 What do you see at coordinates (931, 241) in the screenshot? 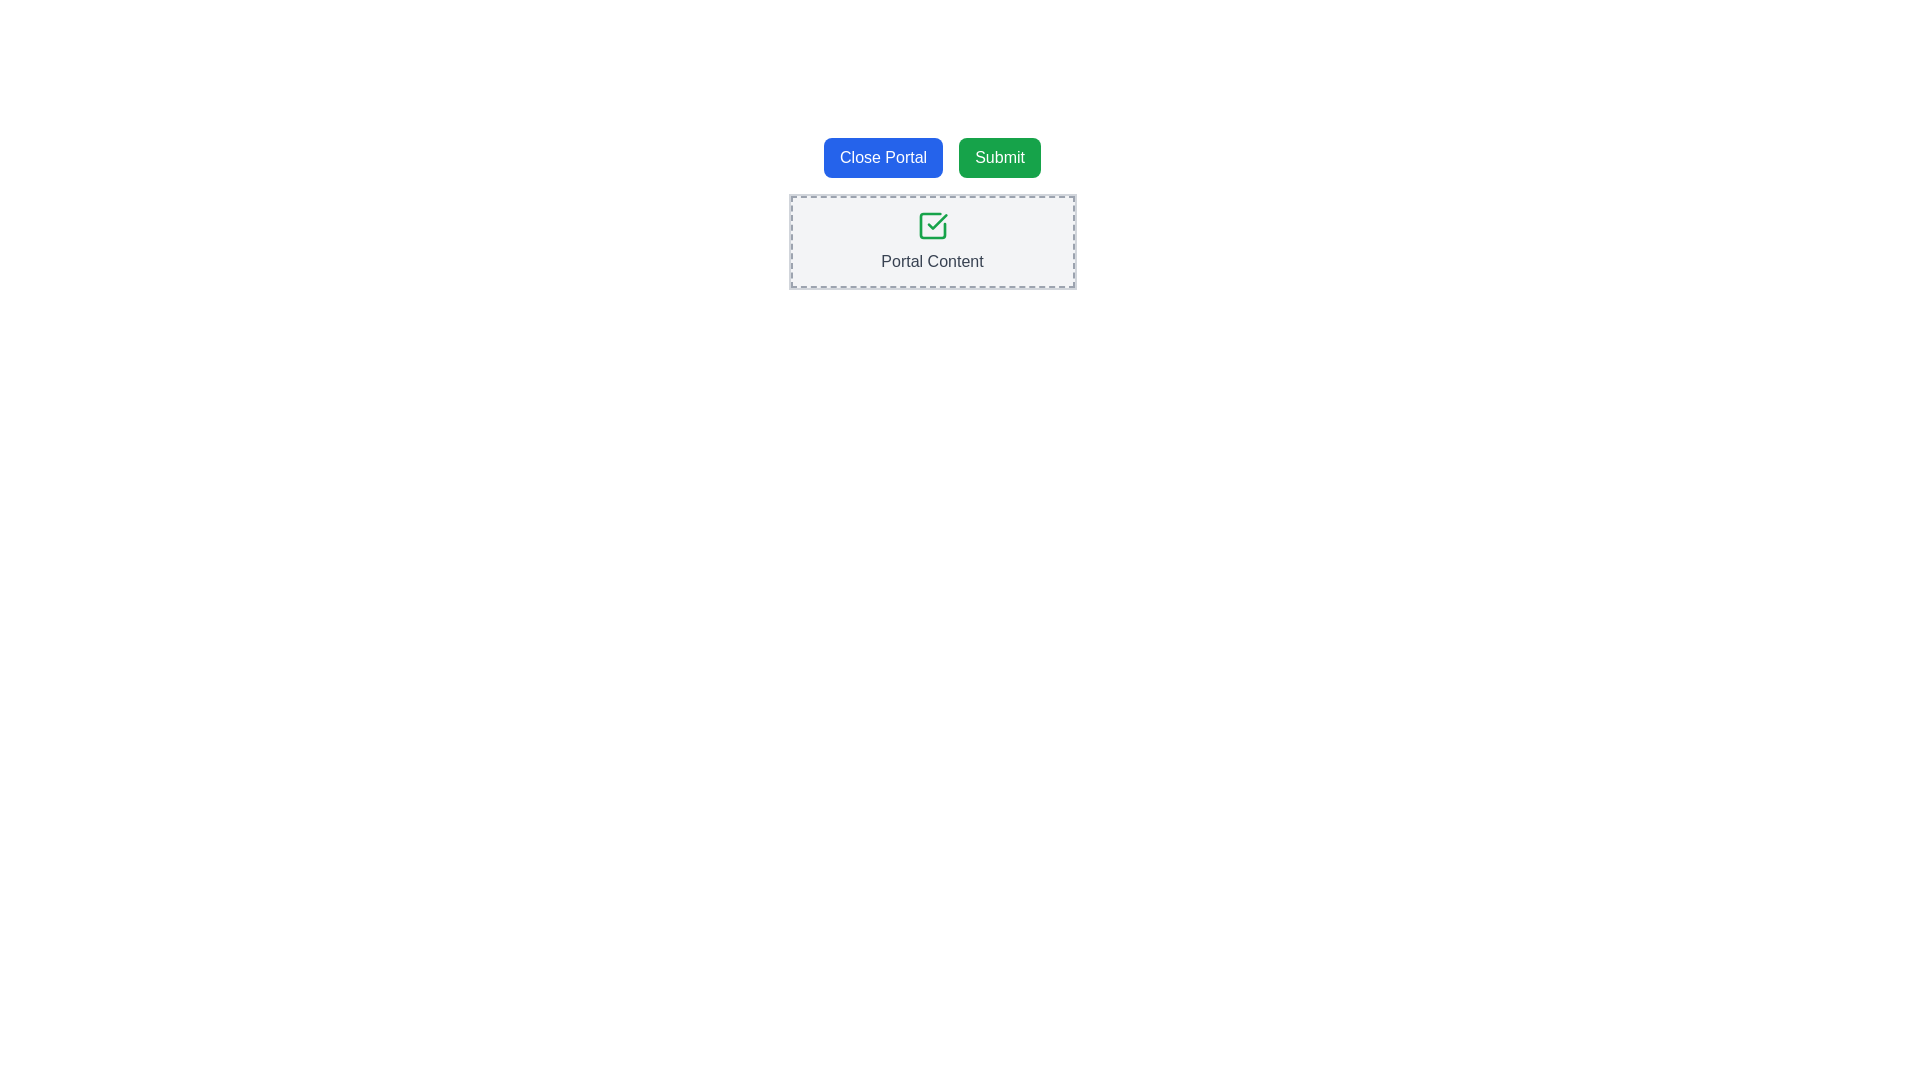
I see `the descriptive Text Label located below the green check icon within the centered dashed-bordered box` at bounding box center [931, 241].